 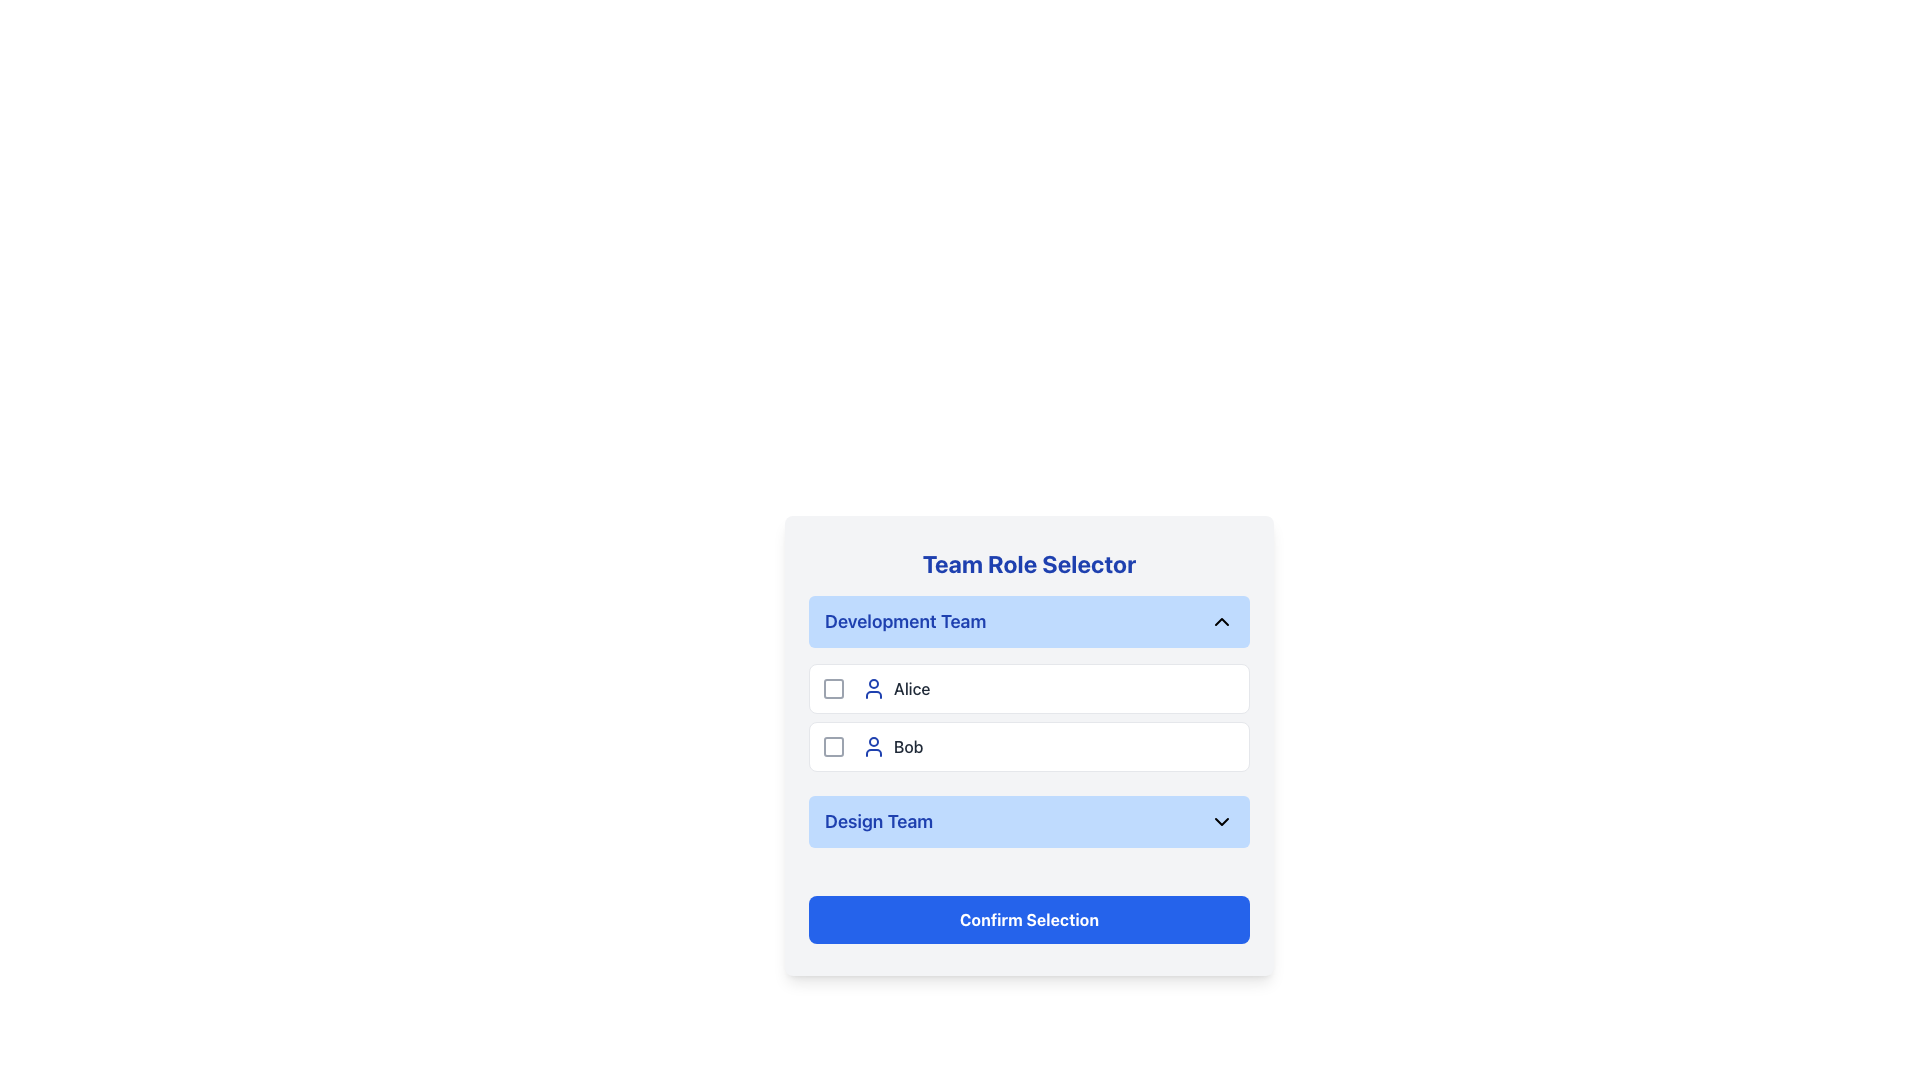 What do you see at coordinates (1029, 745) in the screenshot?
I see `to select the list item labeled 'Bob' in the 'Development Team' section of the 'Team Role Selector'` at bounding box center [1029, 745].